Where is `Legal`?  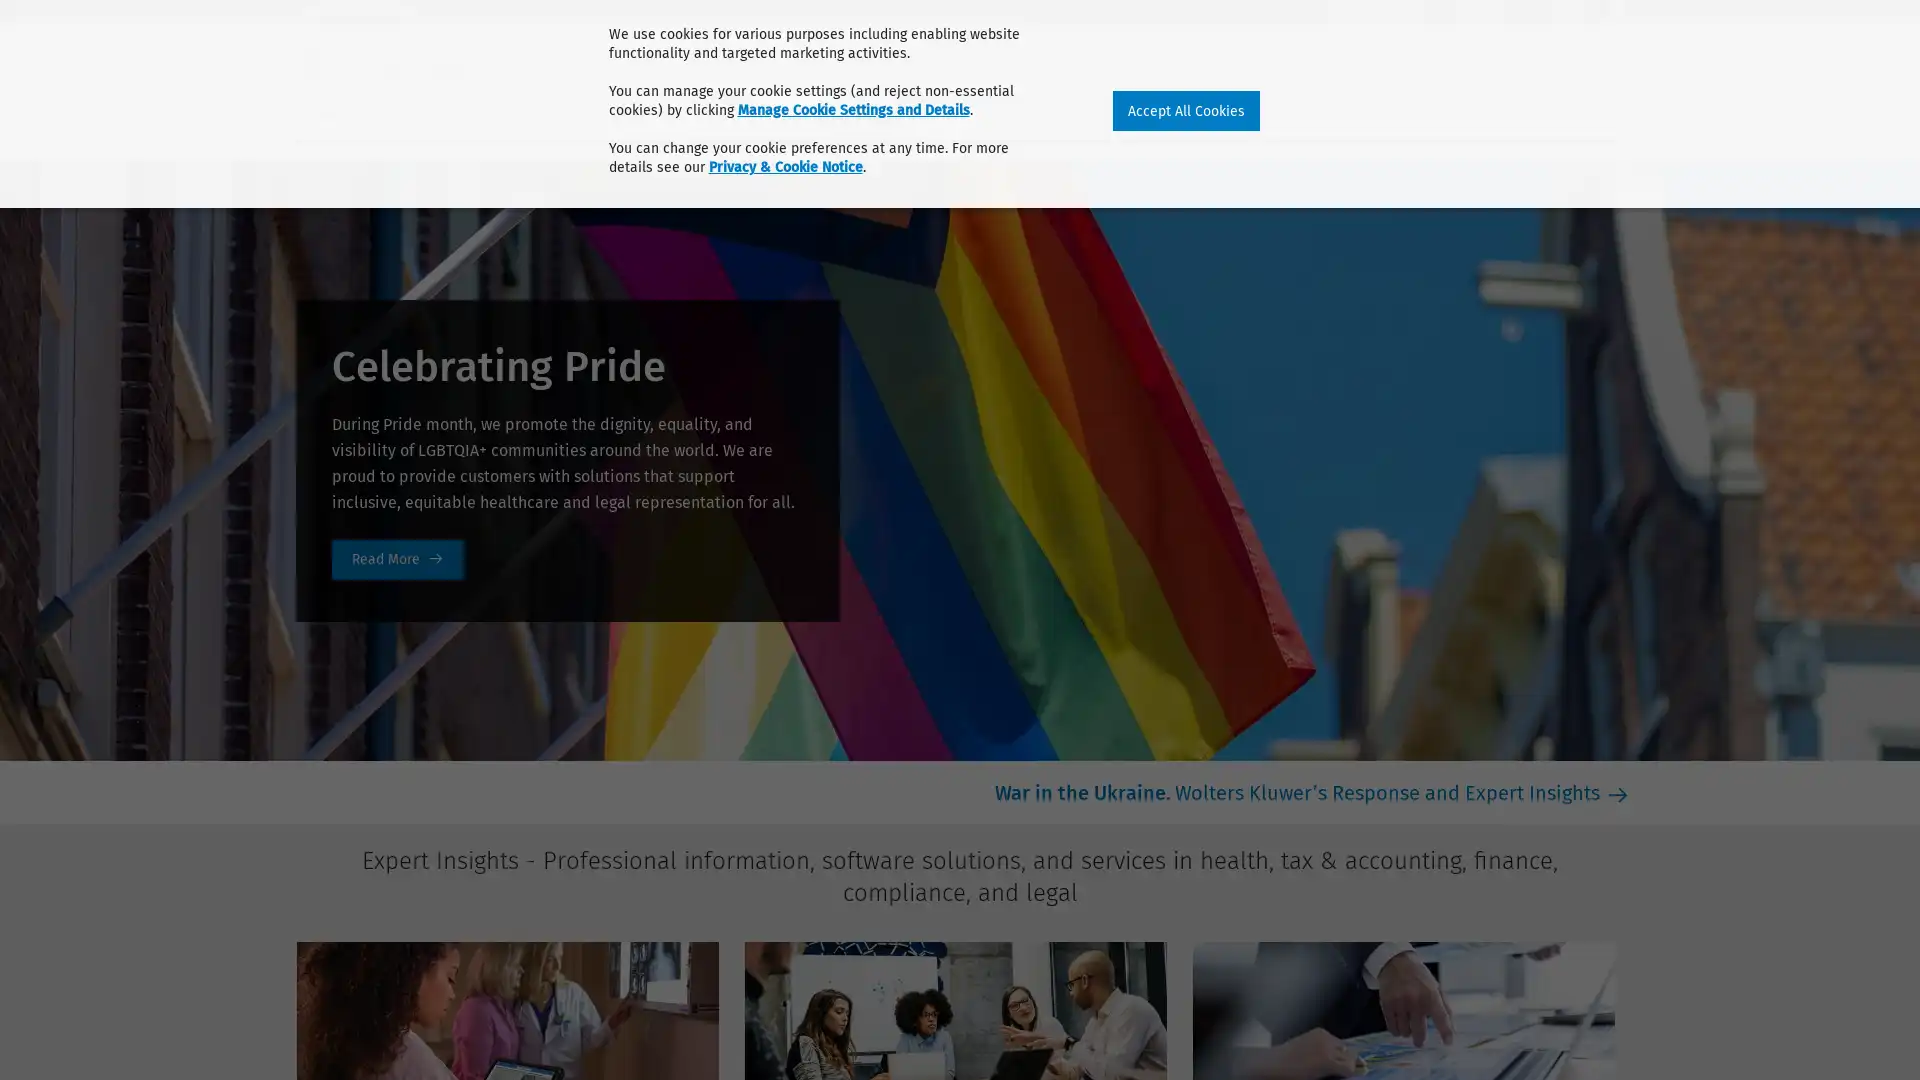 Legal is located at coordinates (878, 112).